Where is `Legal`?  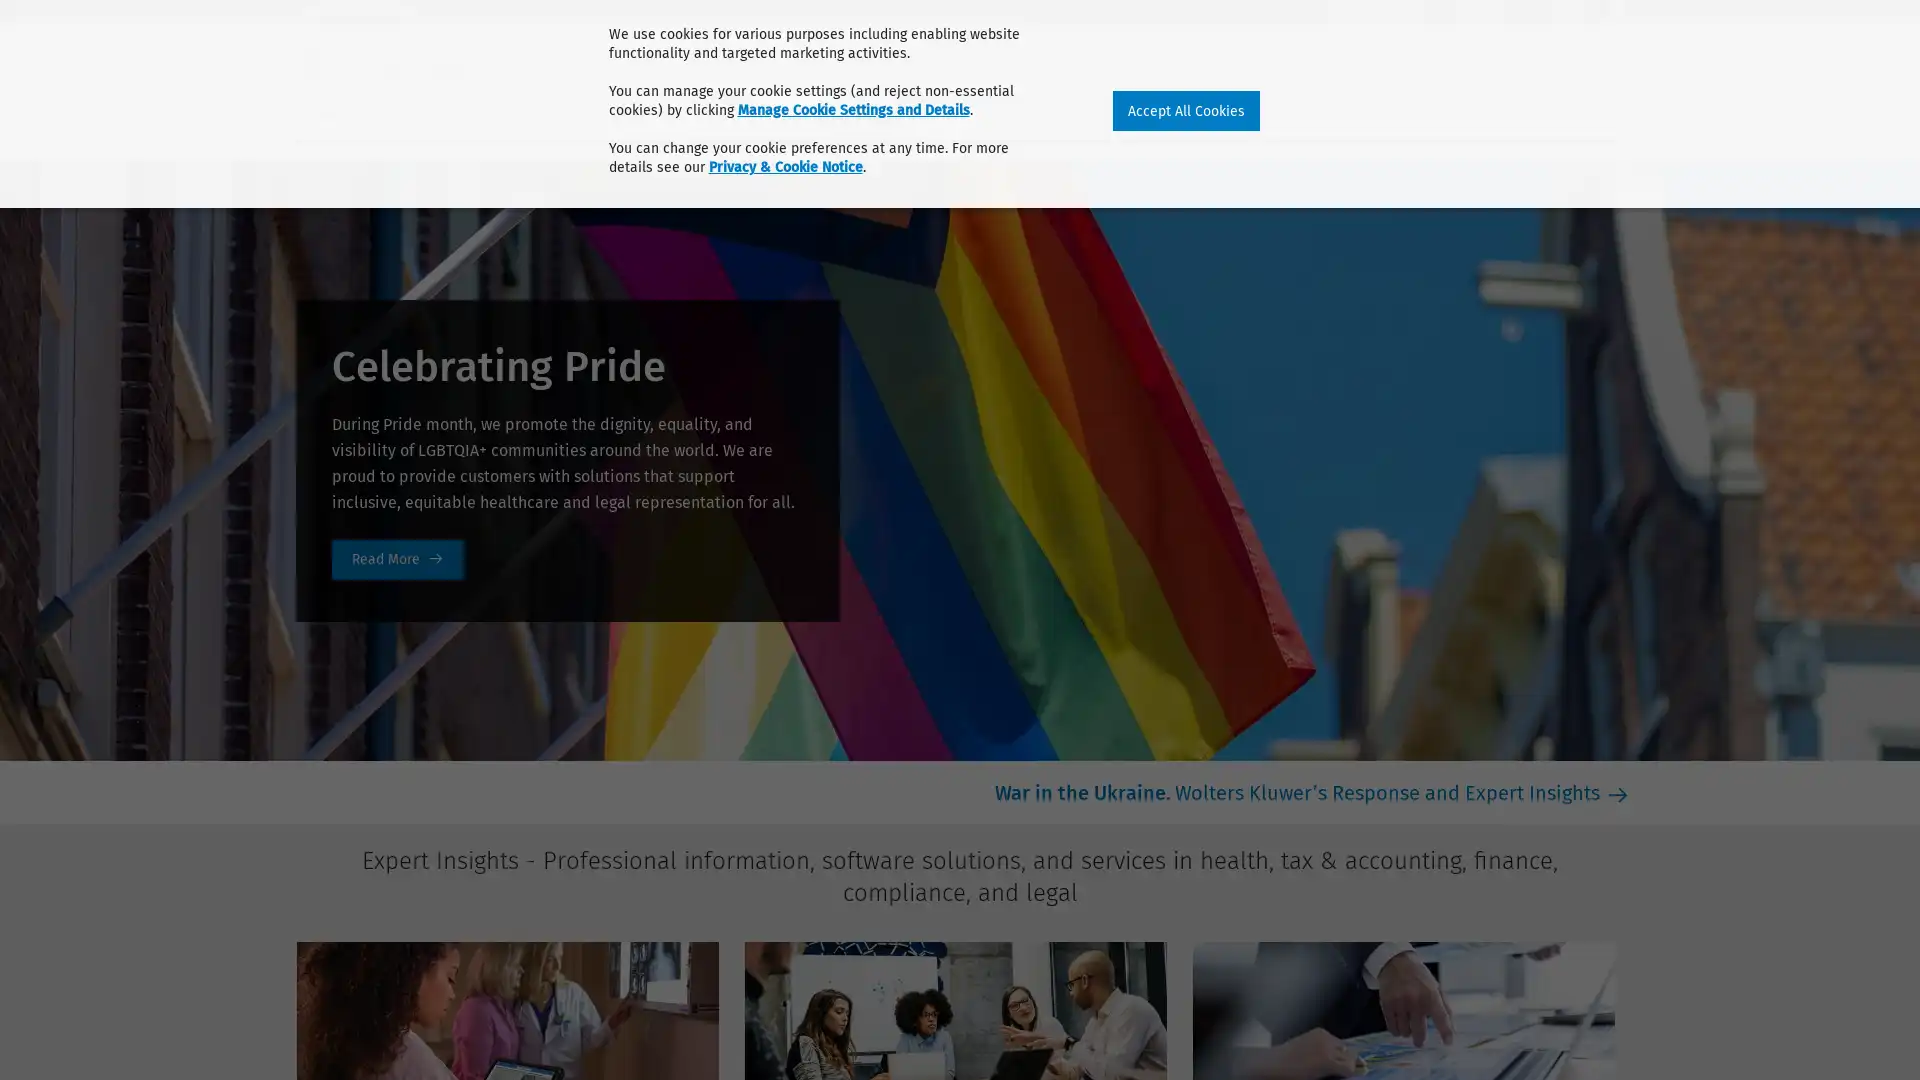 Legal is located at coordinates (878, 112).